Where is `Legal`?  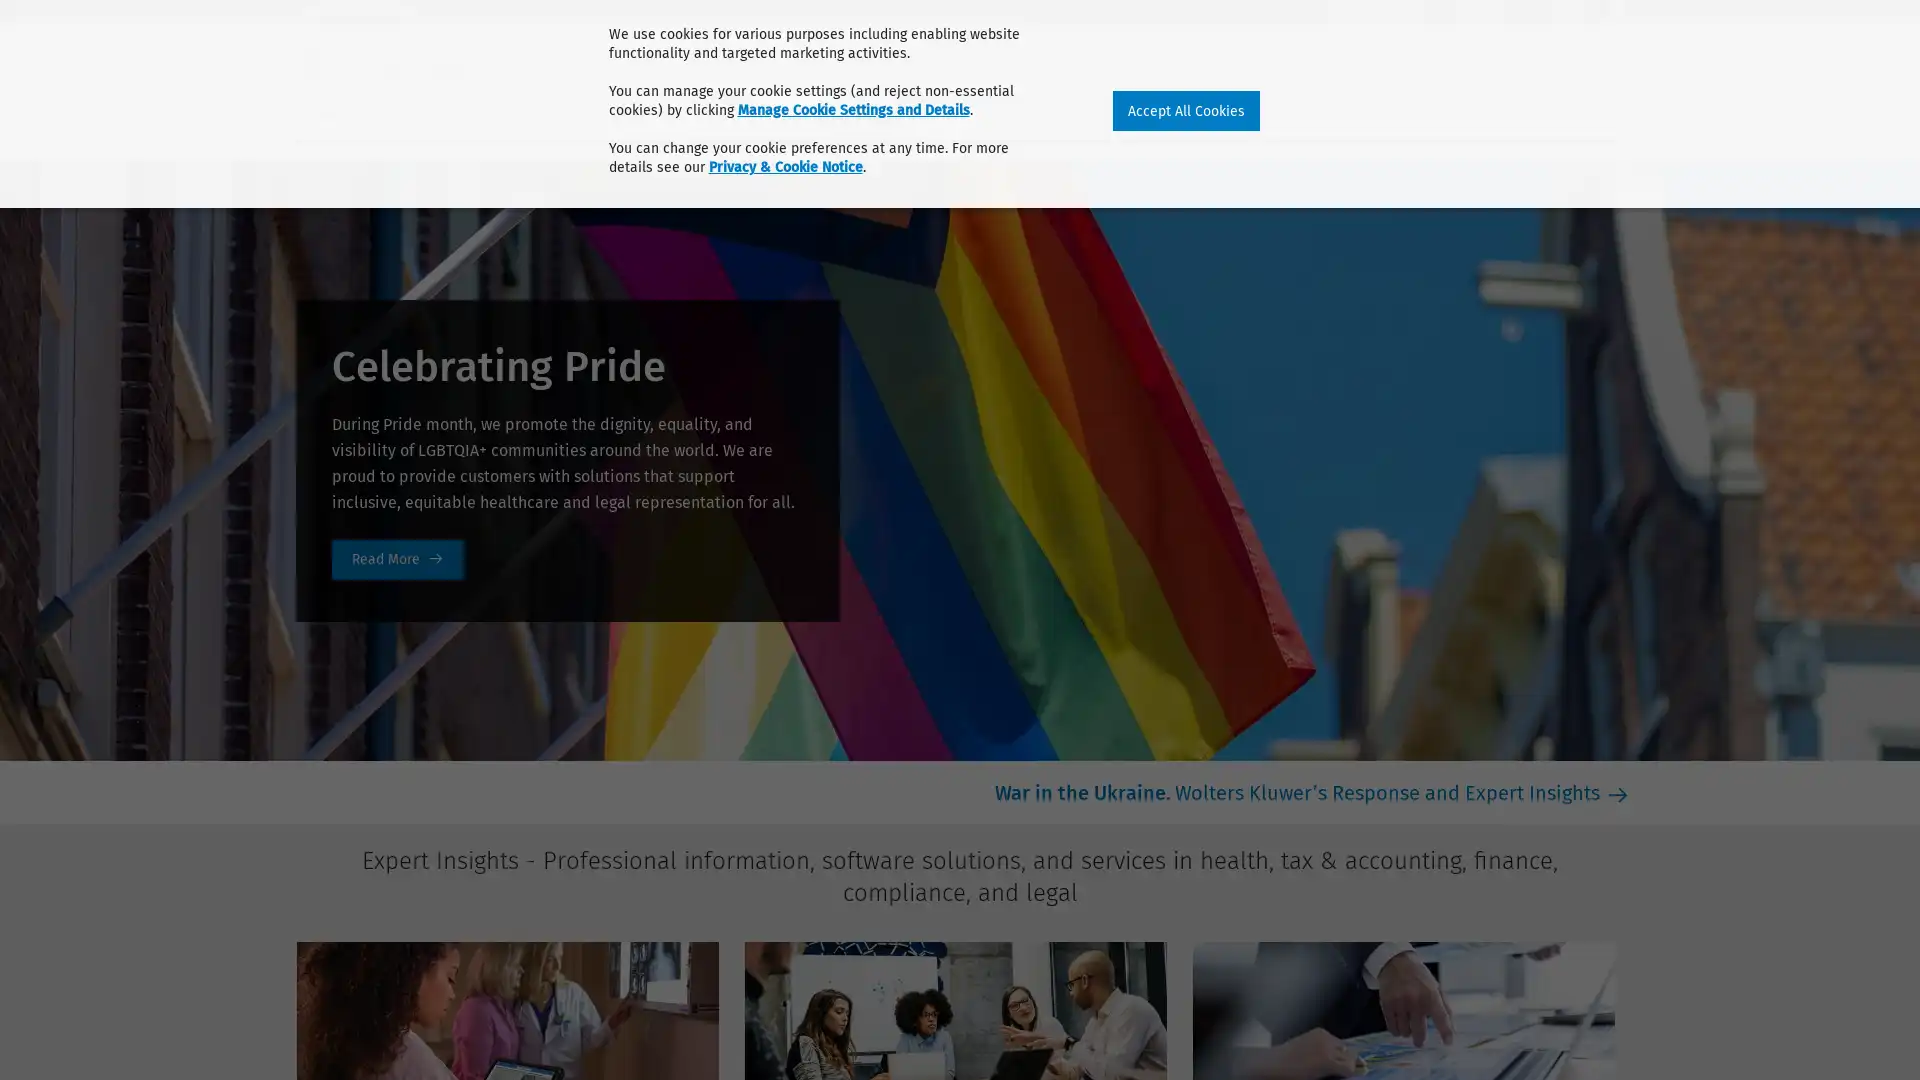 Legal is located at coordinates (878, 112).